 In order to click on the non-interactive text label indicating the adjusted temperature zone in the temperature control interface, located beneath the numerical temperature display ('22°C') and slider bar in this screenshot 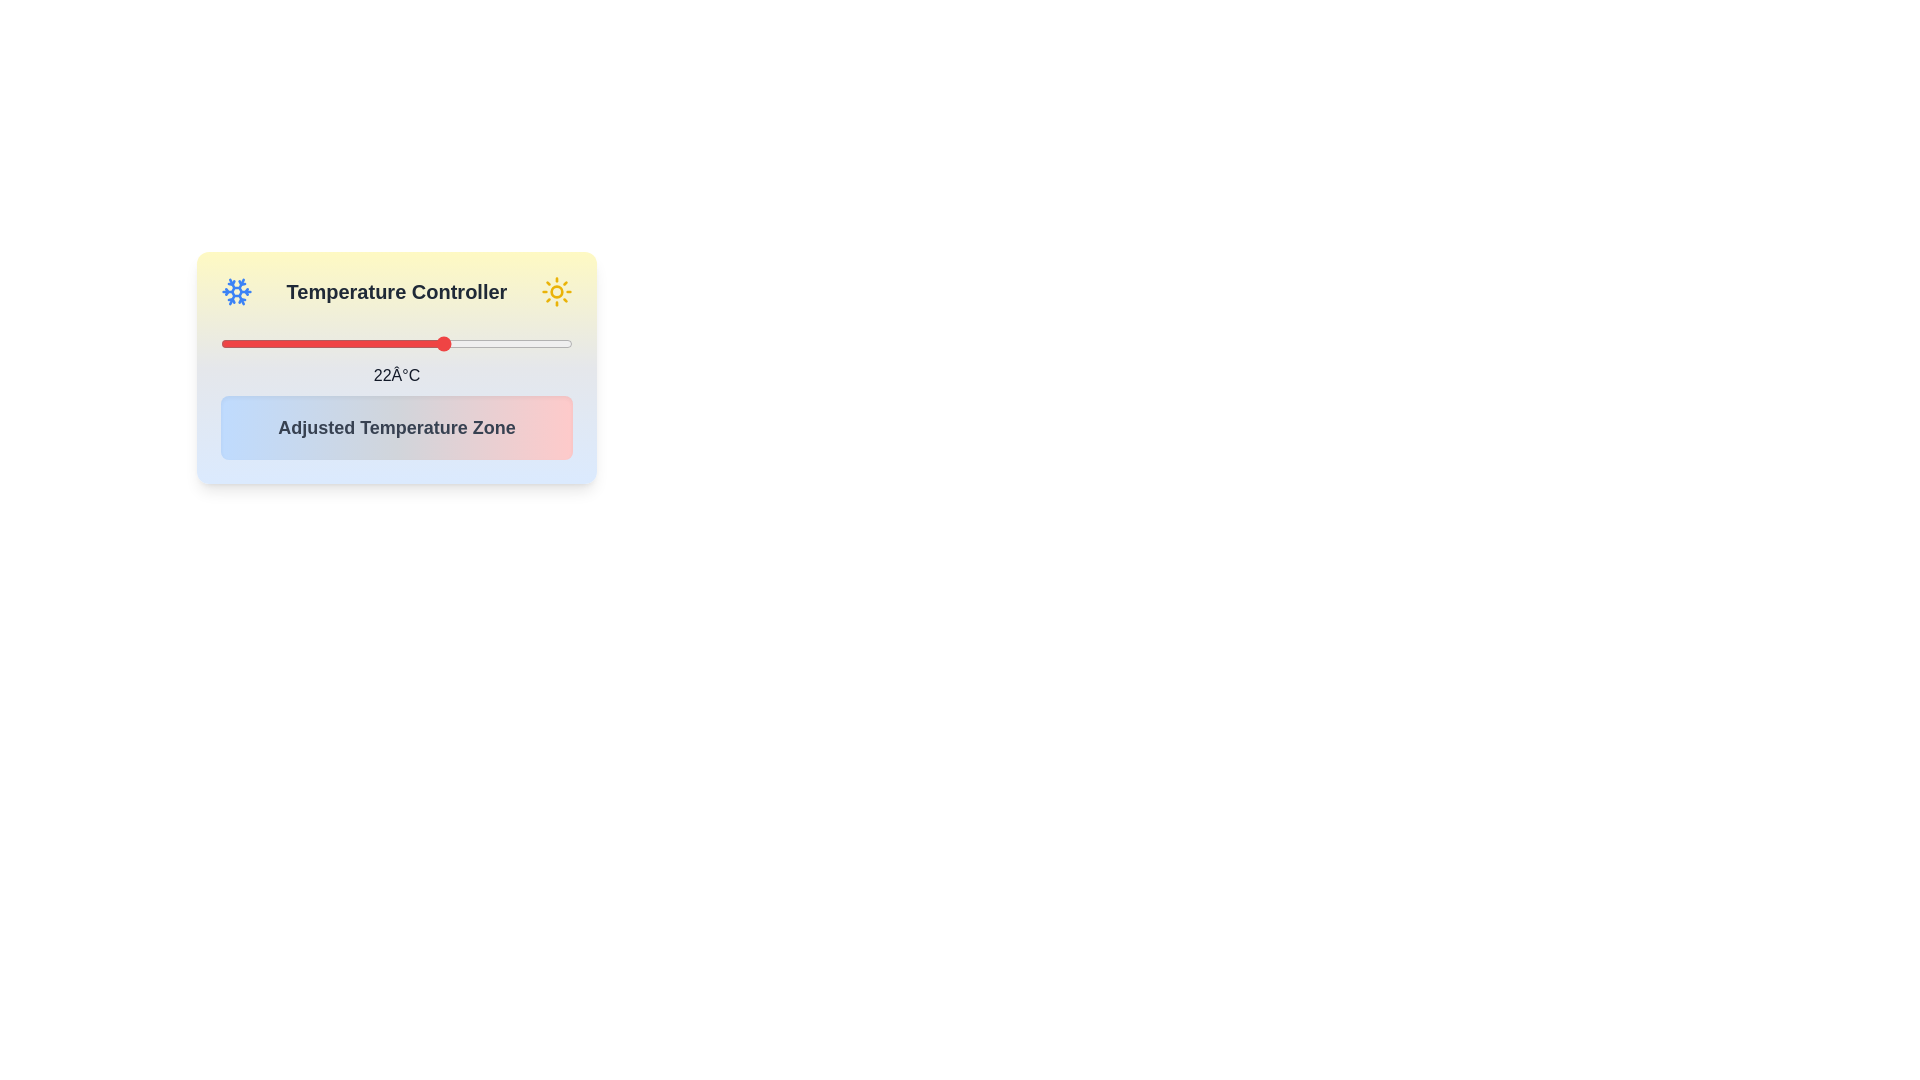, I will do `click(397, 427)`.